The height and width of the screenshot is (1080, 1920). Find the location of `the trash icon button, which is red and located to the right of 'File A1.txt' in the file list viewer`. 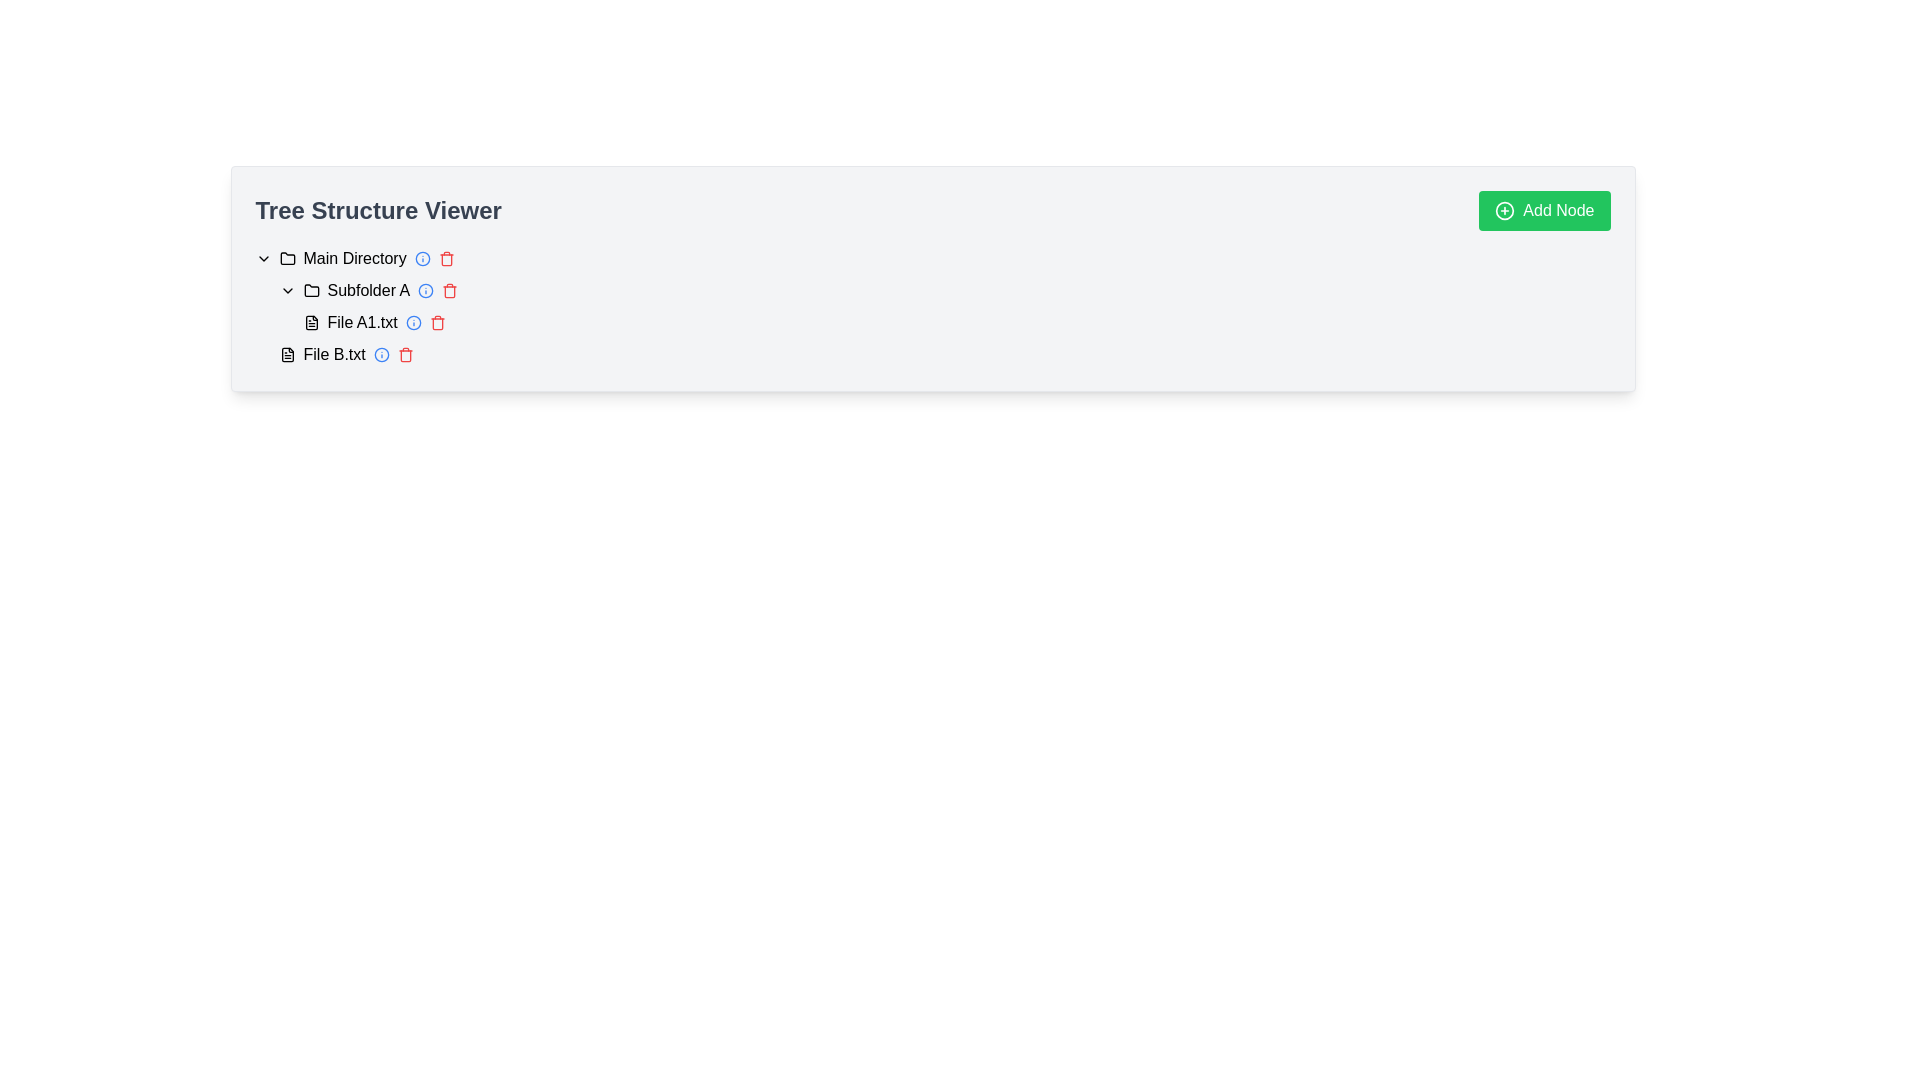

the trash icon button, which is red and located to the right of 'File A1.txt' in the file list viewer is located at coordinates (436, 322).